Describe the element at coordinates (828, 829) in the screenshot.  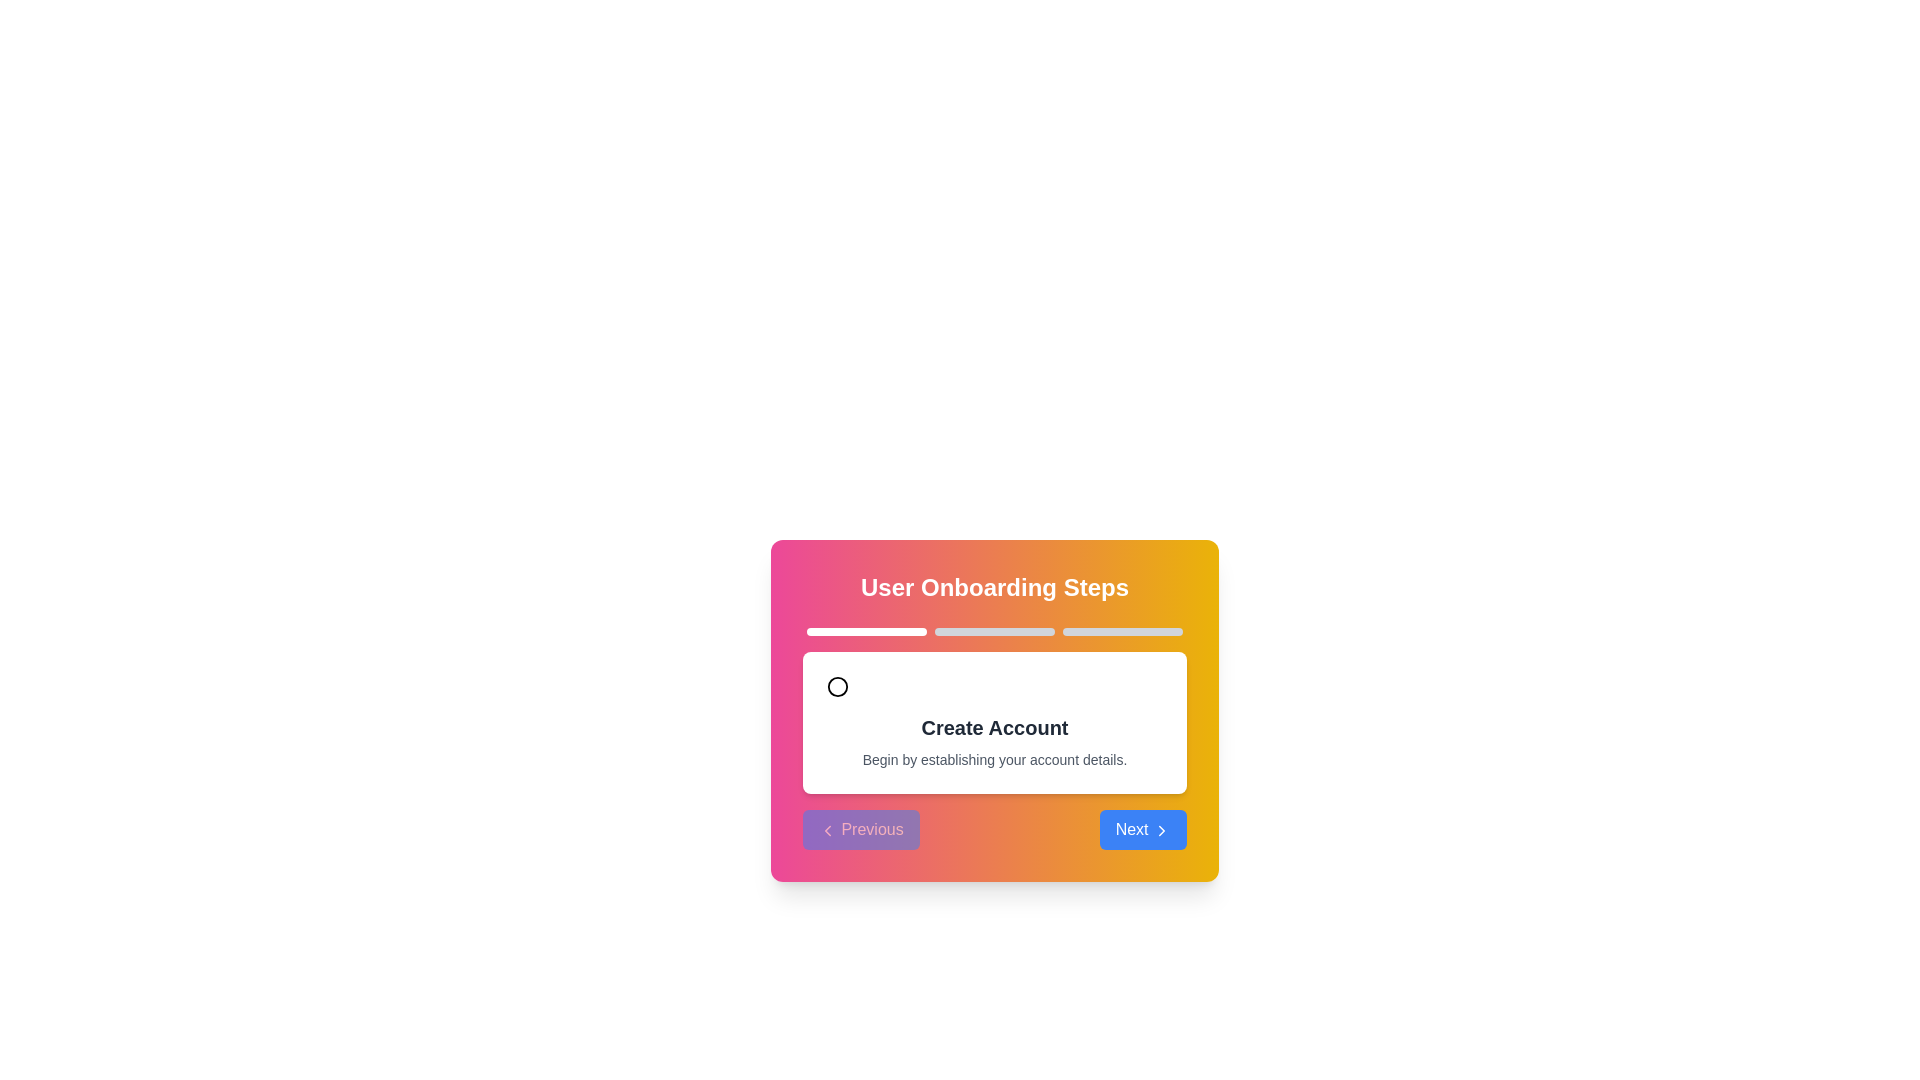
I see `the design and location of the left-facing chevron icon within the 'Previous' button, which is positioned at the bottom left corner of the user interface` at that location.